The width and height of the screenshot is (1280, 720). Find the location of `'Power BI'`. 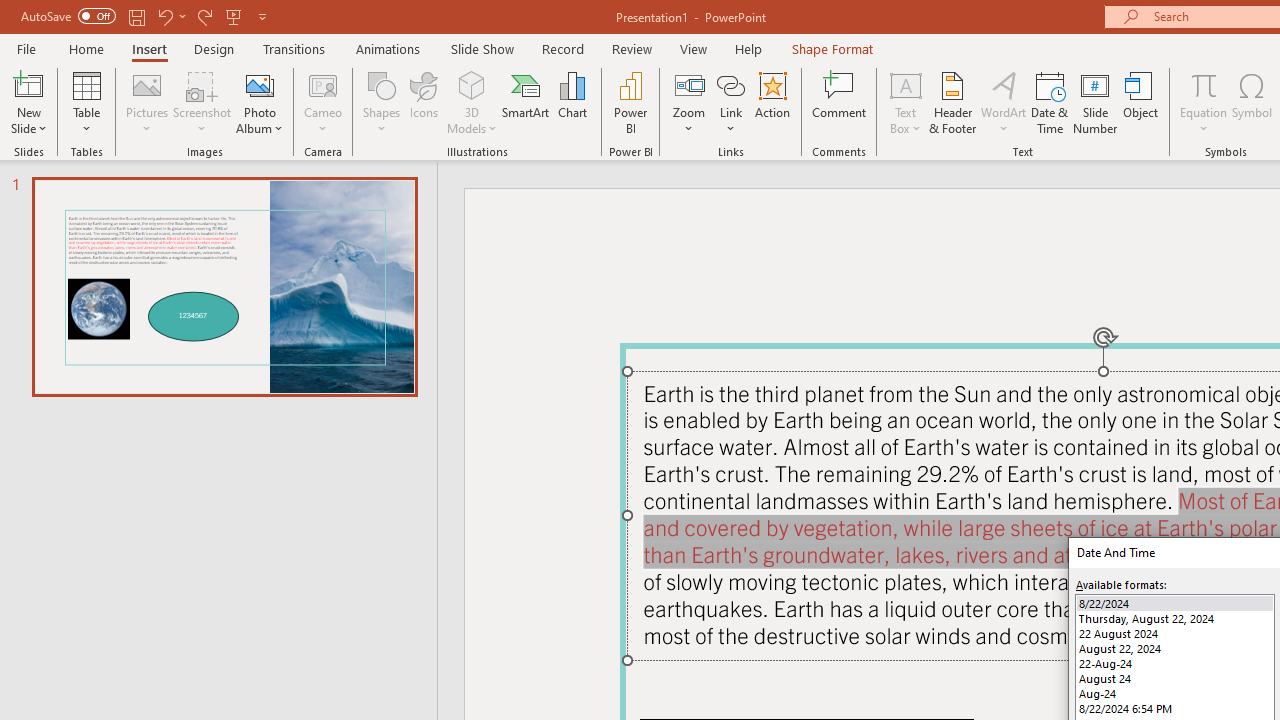

'Power BI' is located at coordinates (630, 103).